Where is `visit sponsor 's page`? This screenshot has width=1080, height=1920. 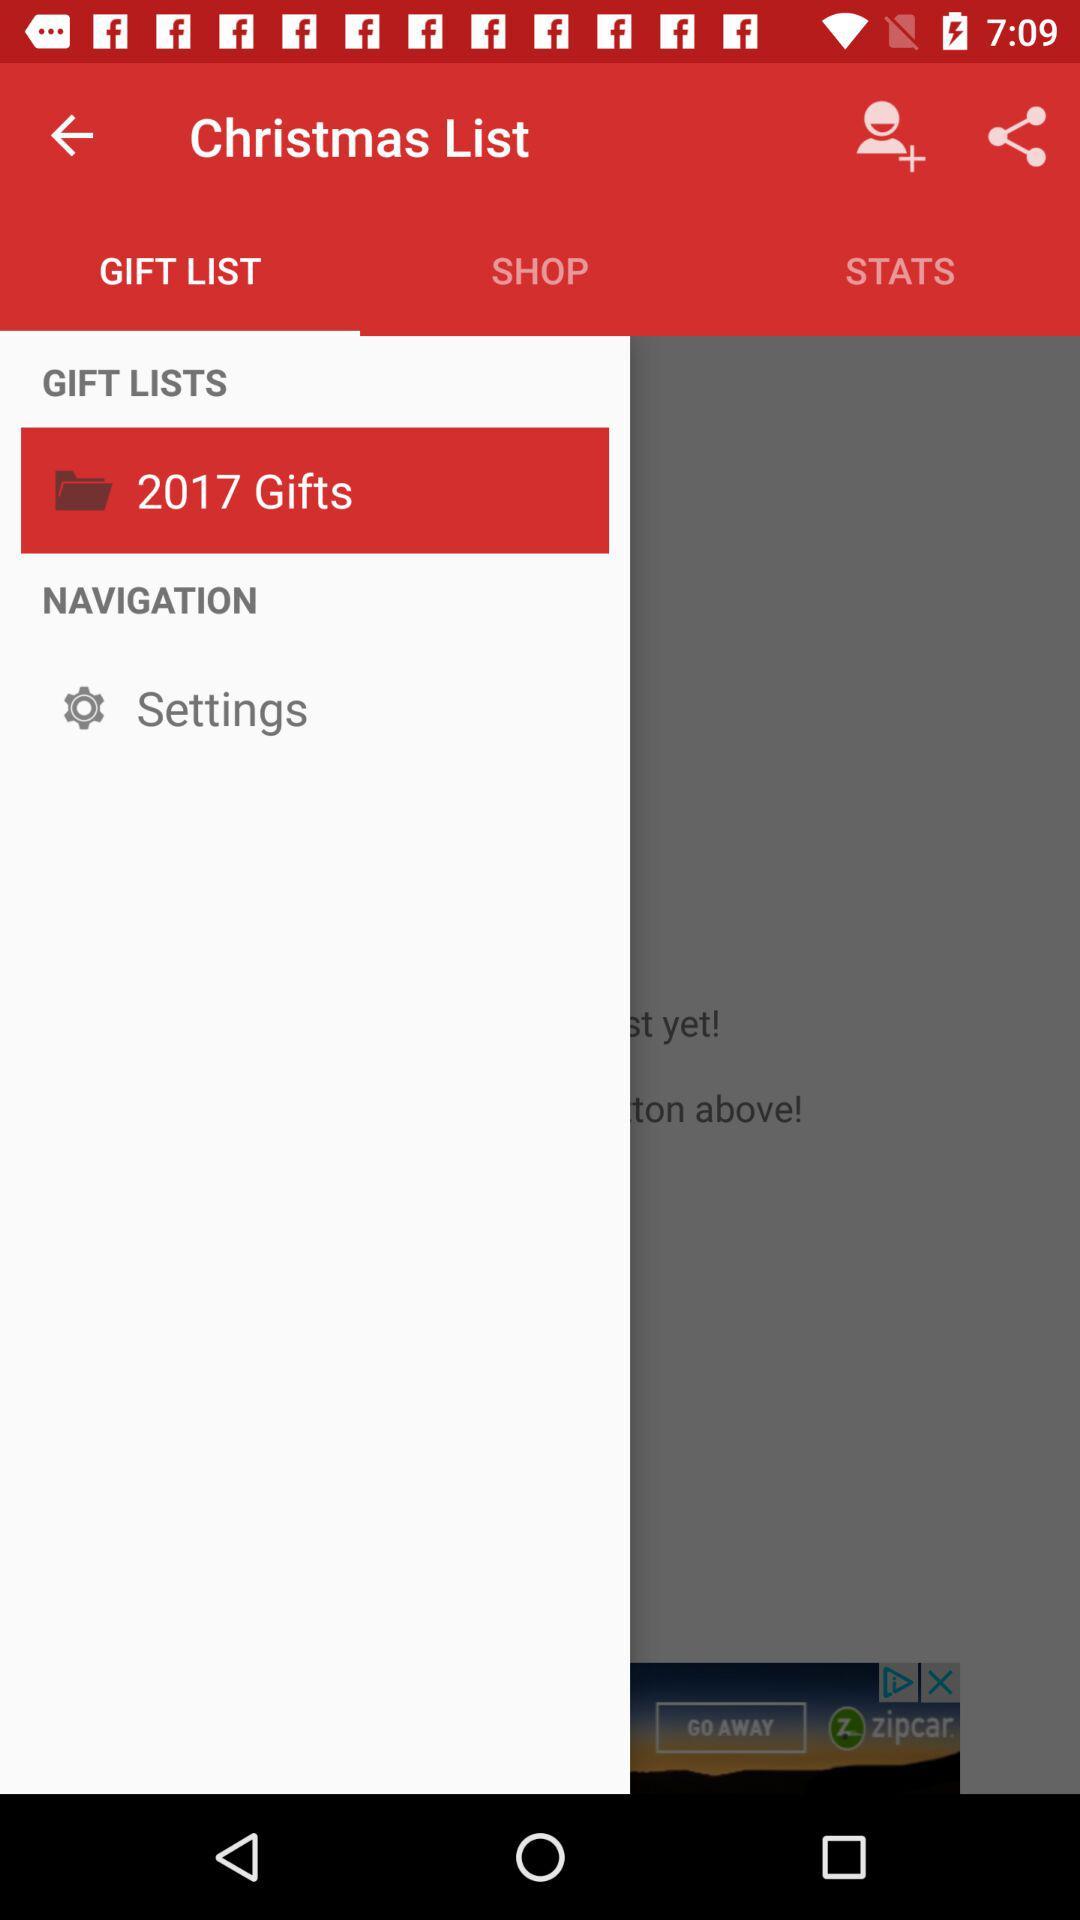 visit sponsor 's page is located at coordinates (540, 1727).